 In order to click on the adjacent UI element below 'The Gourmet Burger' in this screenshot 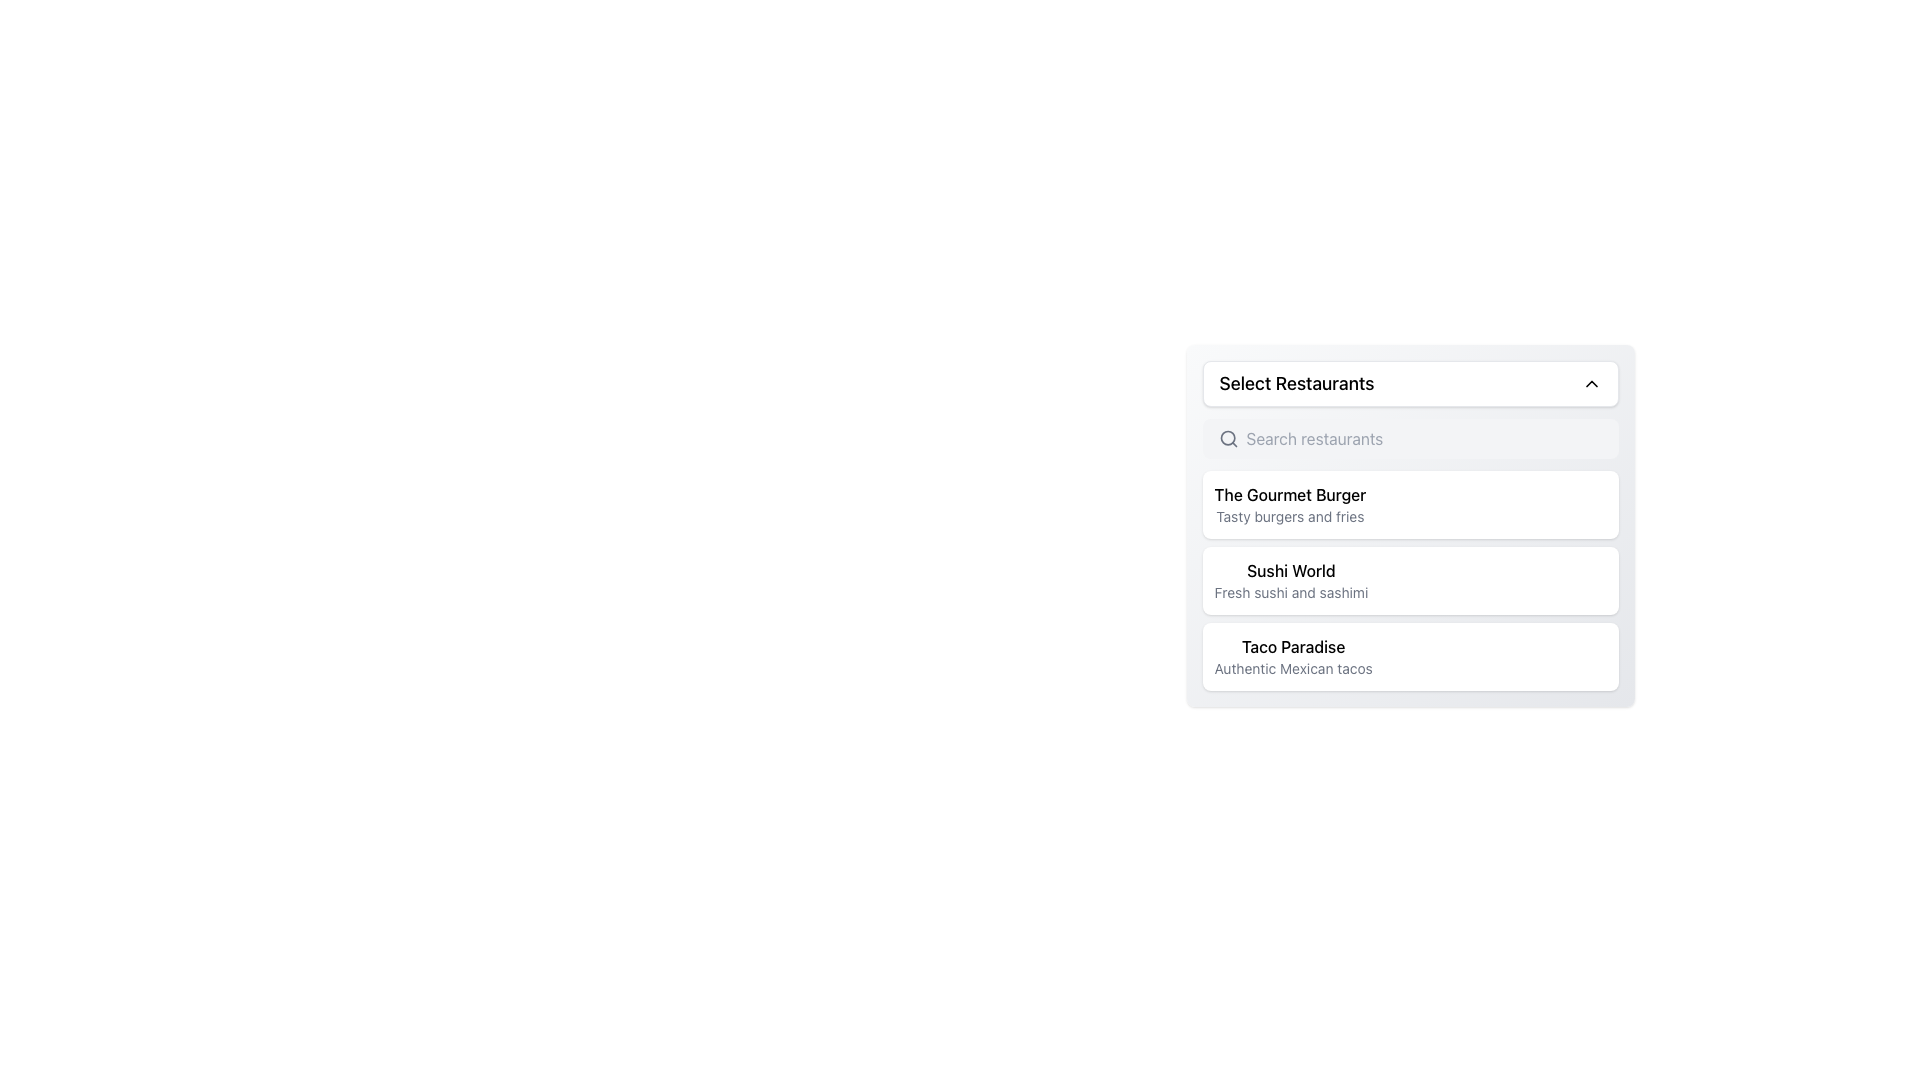, I will do `click(1291, 581)`.